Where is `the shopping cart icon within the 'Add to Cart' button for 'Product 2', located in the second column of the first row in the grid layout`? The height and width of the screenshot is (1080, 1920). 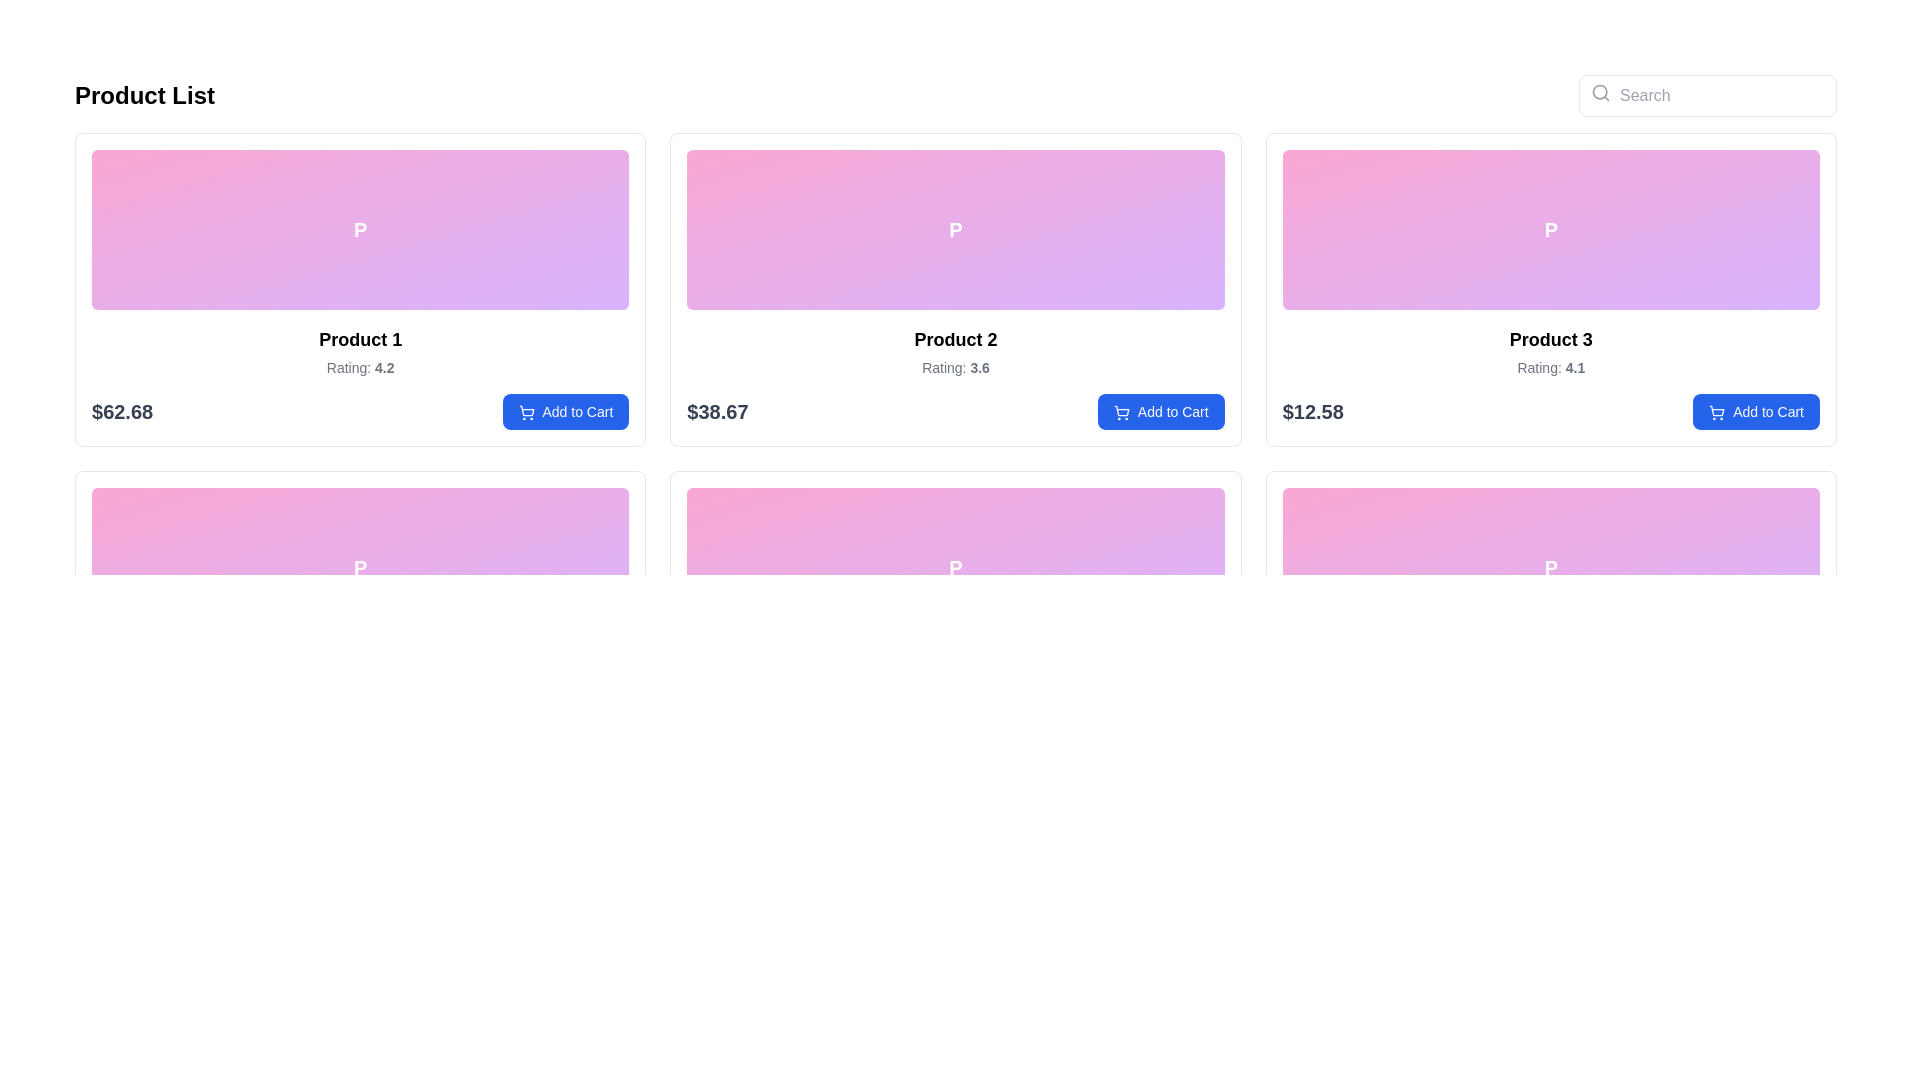 the shopping cart icon within the 'Add to Cart' button for 'Product 2', located in the second column of the first row in the grid layout is located at coordinates (1121, 412).